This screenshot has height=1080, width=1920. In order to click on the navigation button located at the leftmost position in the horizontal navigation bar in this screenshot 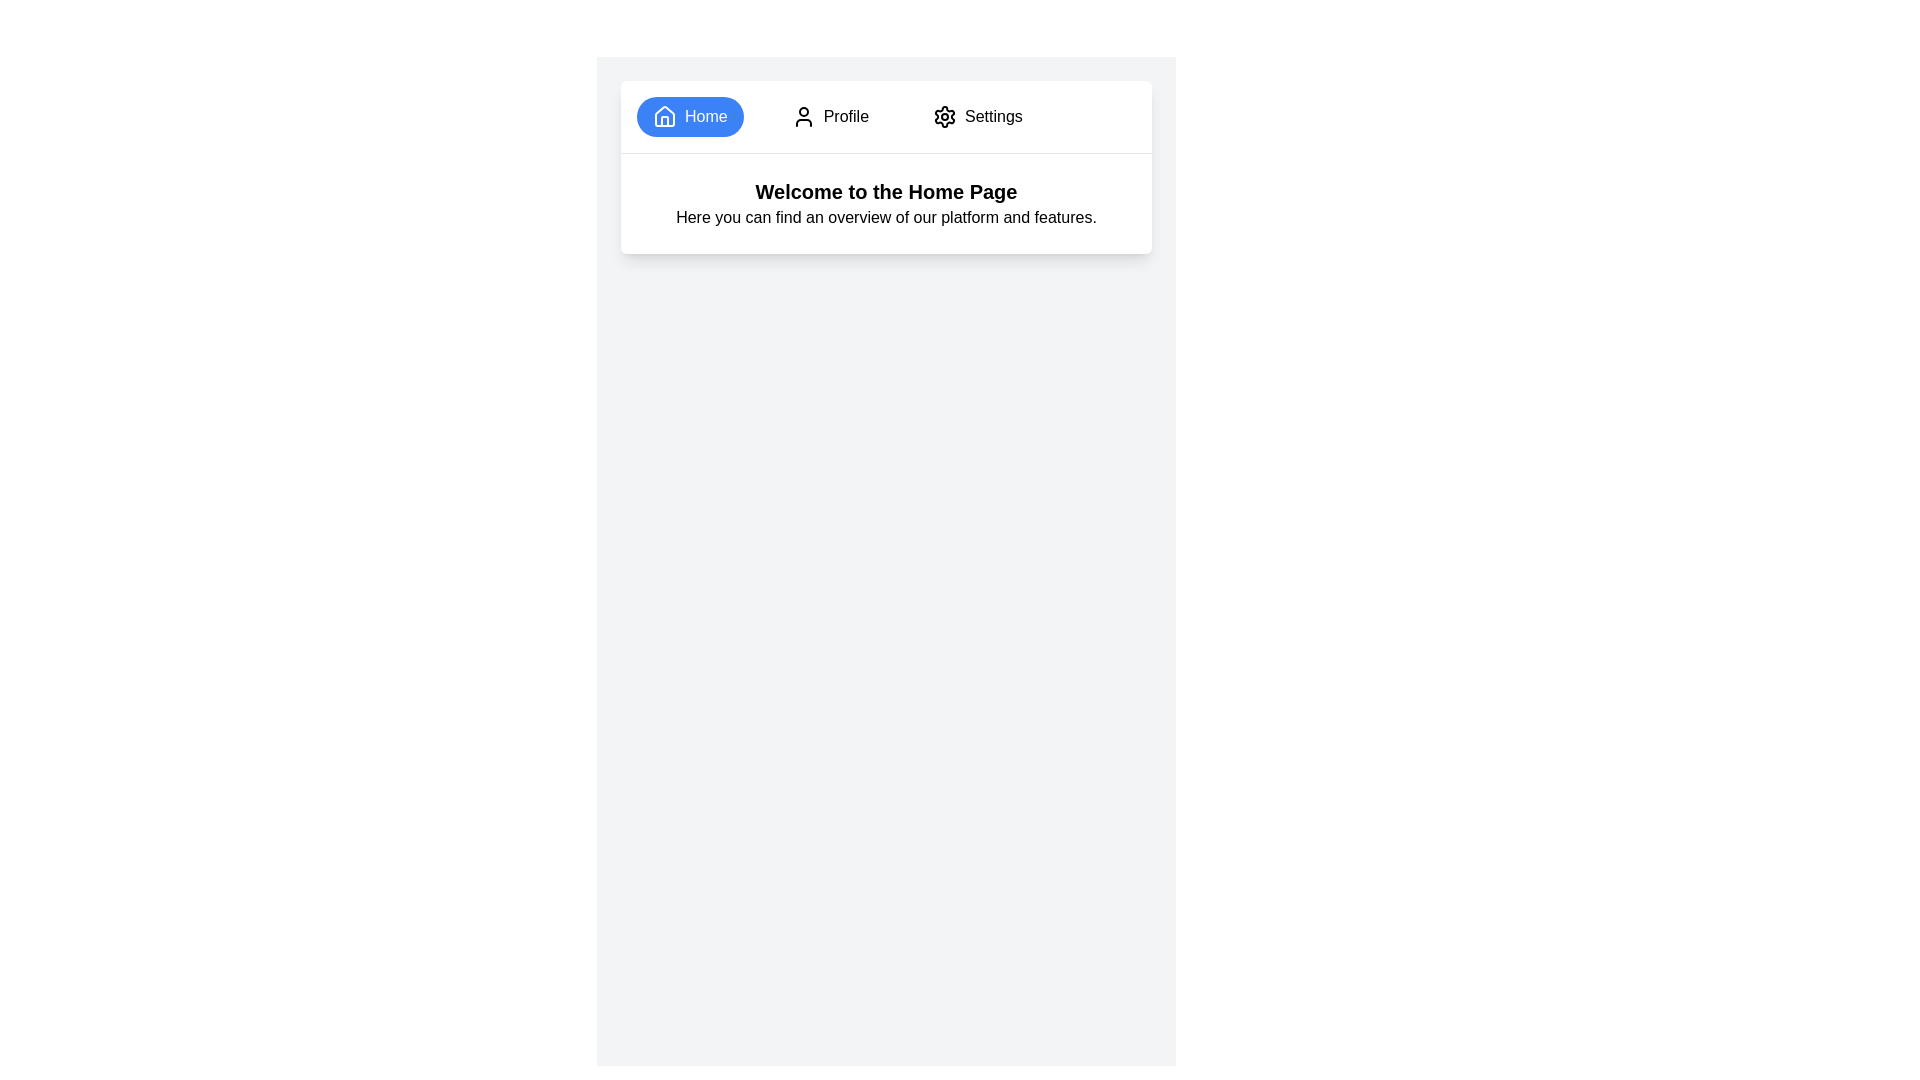, I will do `click(690, 116)`.